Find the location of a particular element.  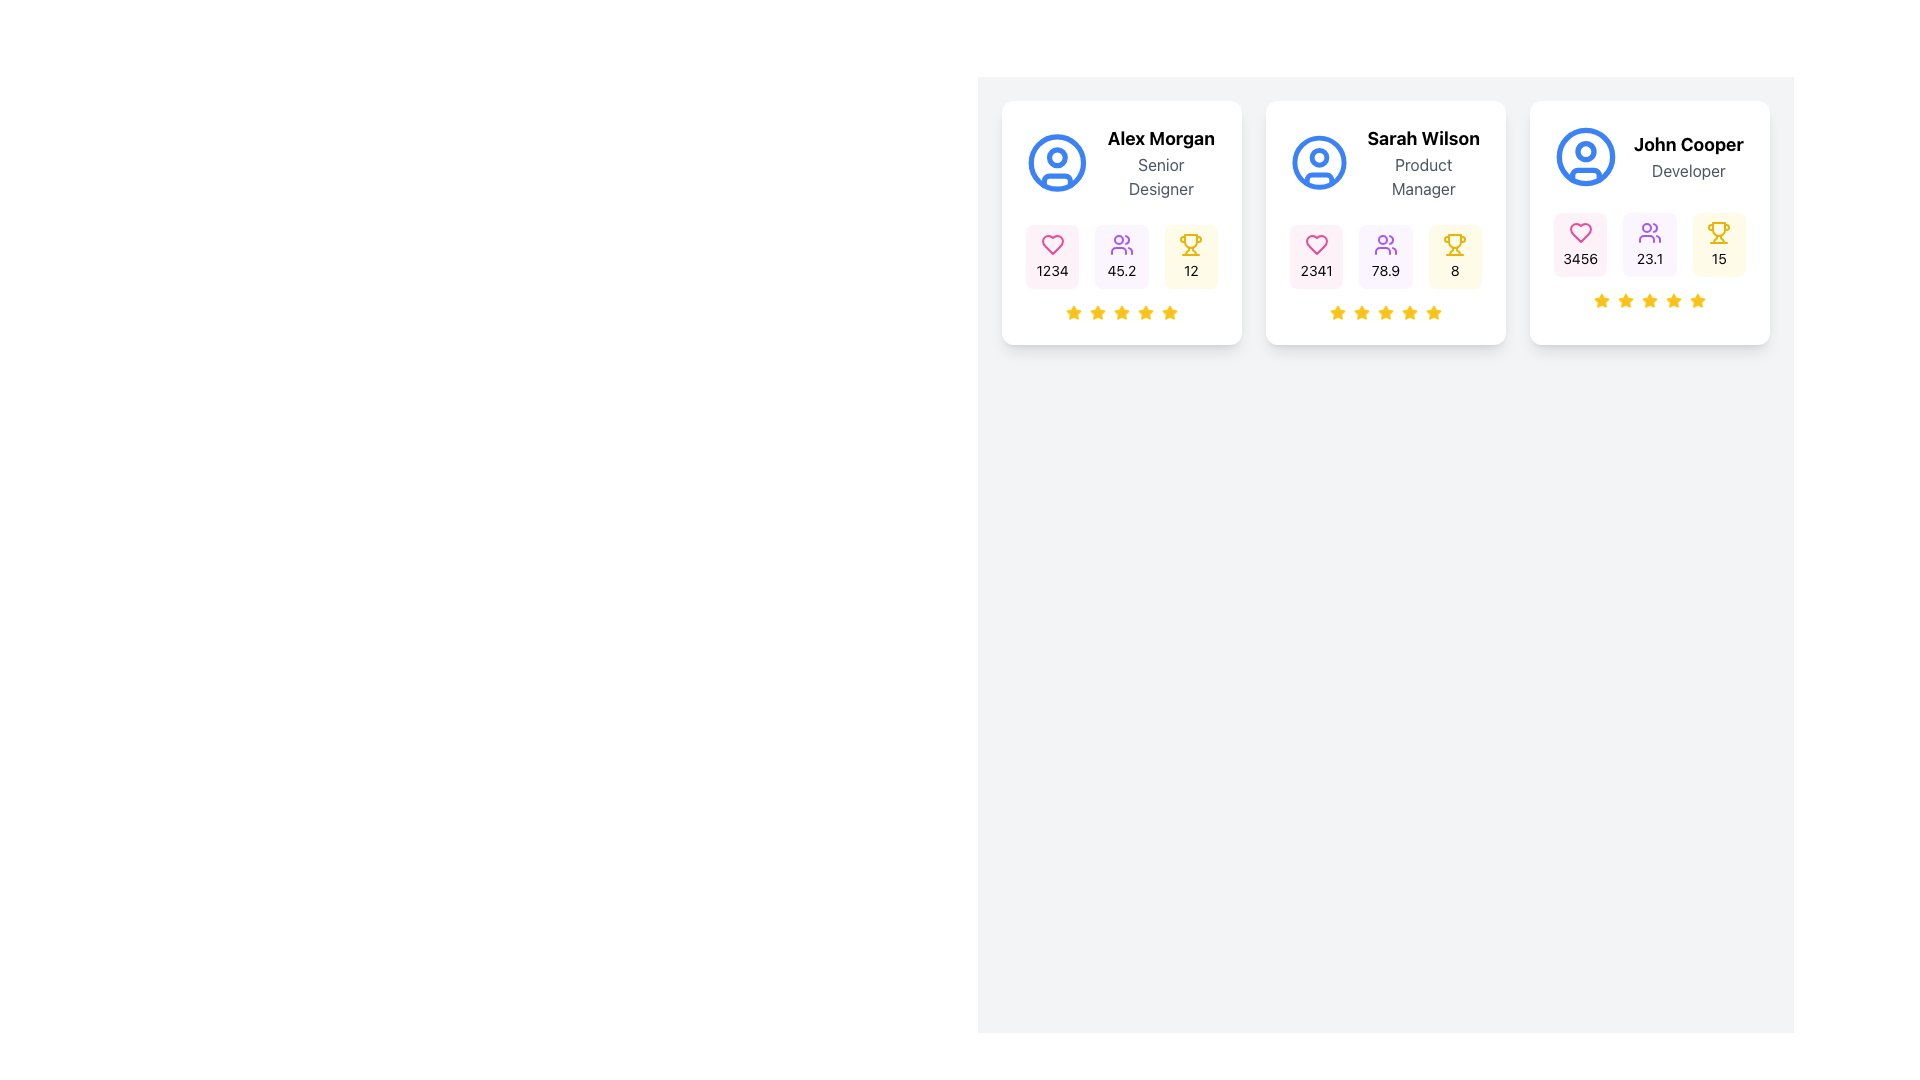

a star icon in the rating display located at the bottom of the card labeled 'Alex Morgan Senior Designer' to change the rating is located at coordinates (1122, 312).